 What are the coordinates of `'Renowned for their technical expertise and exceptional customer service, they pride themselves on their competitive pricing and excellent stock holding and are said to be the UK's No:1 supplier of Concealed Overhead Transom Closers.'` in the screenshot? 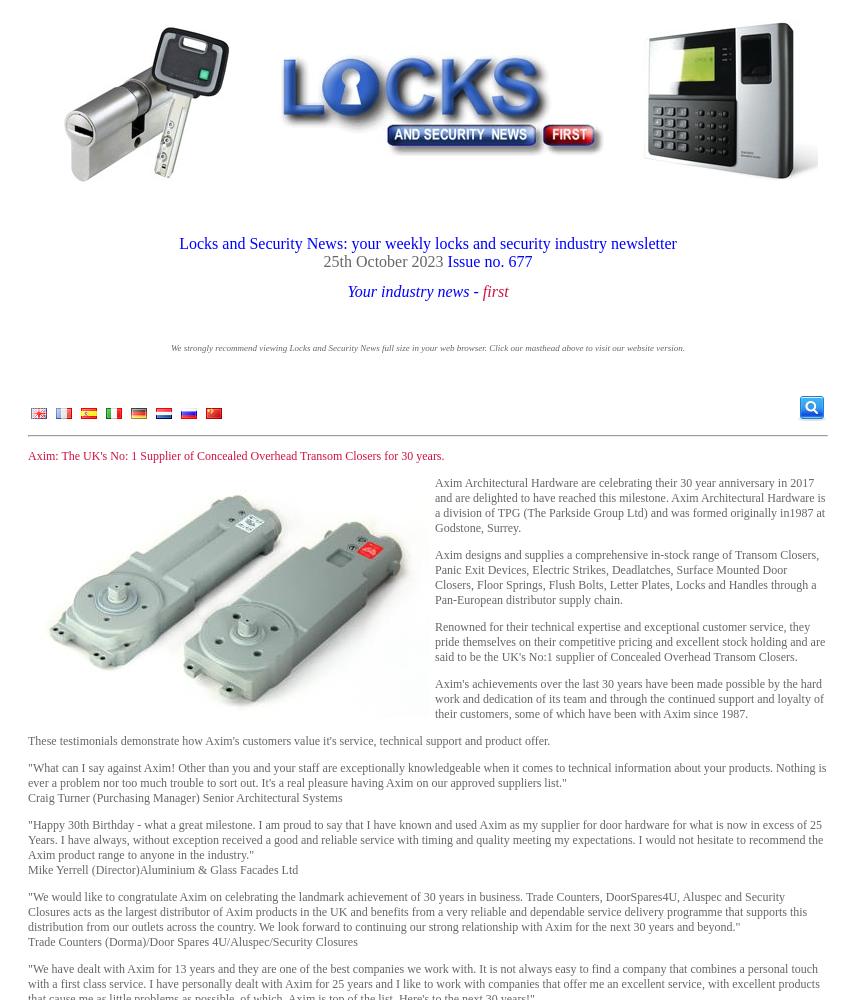 It's located at (435, 642).